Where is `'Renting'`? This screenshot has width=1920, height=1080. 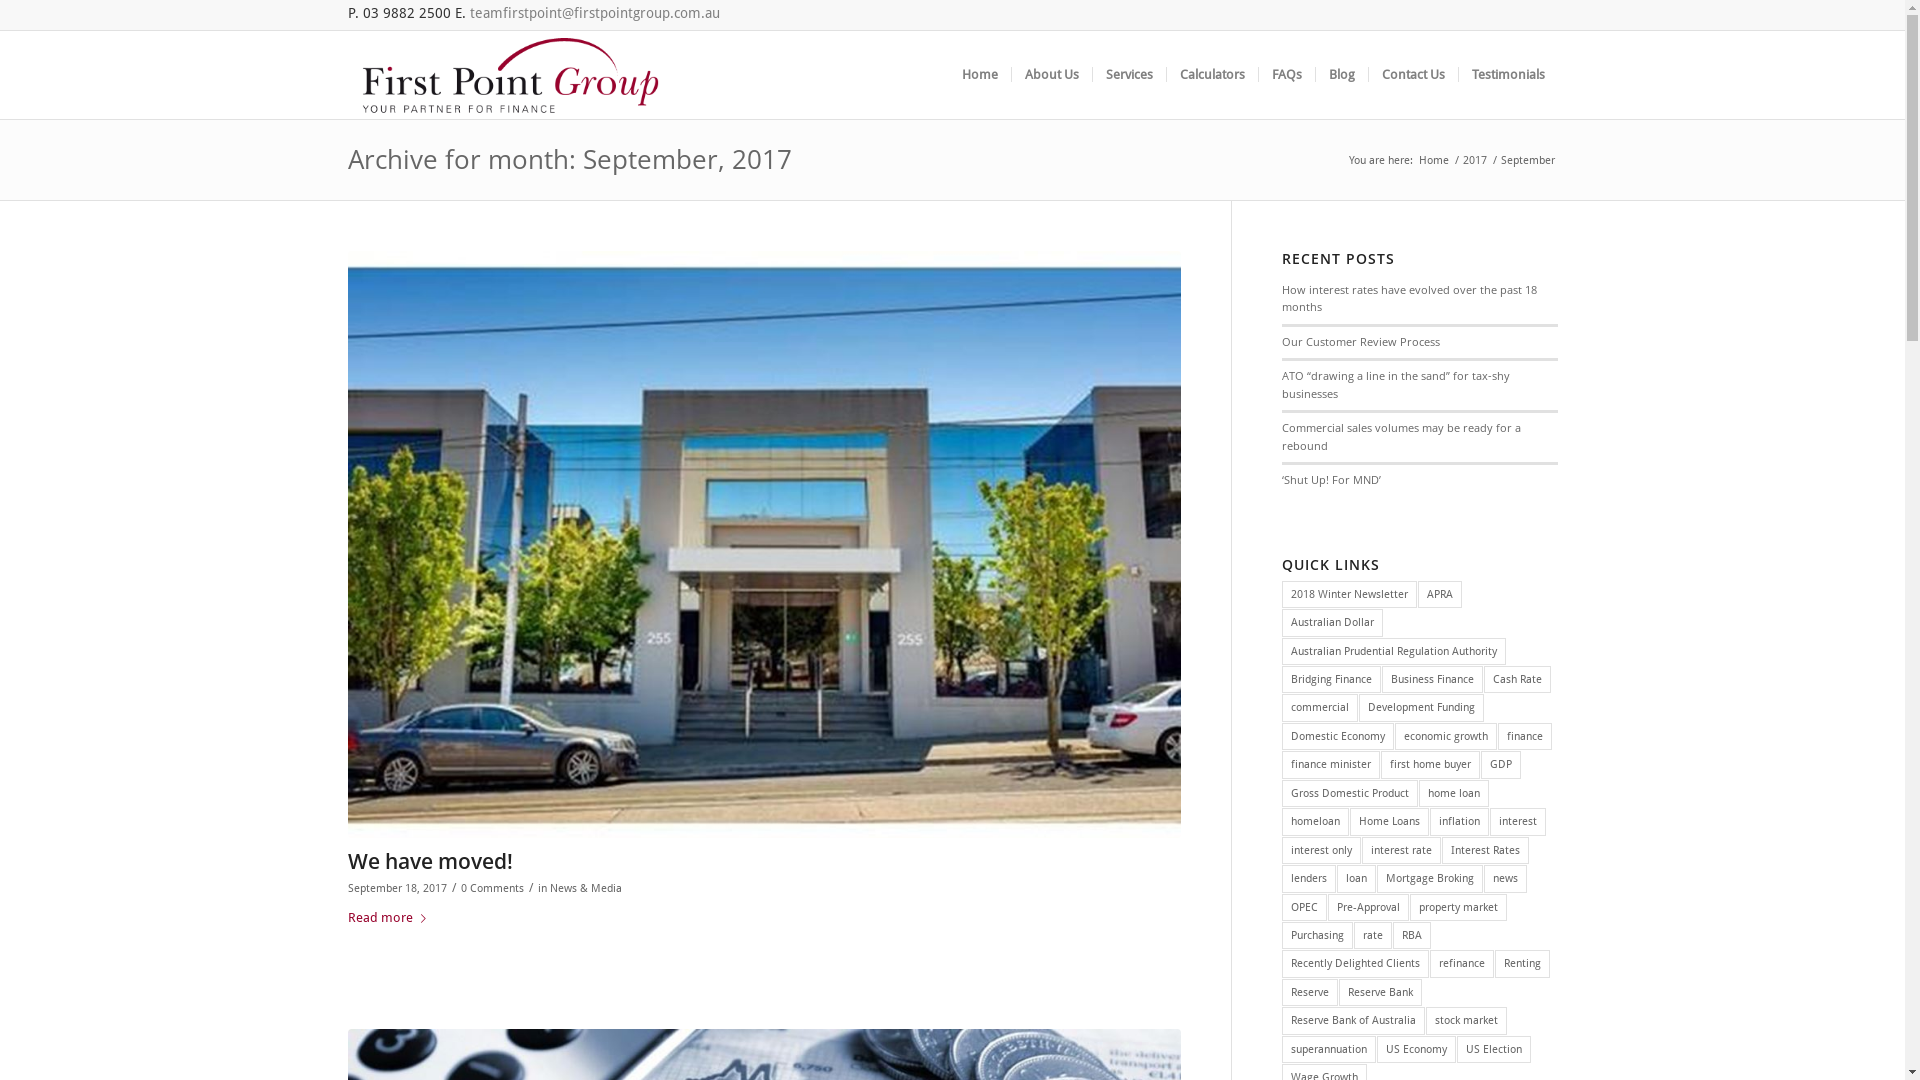 'Renting' is located at coordinates (1521, 962).